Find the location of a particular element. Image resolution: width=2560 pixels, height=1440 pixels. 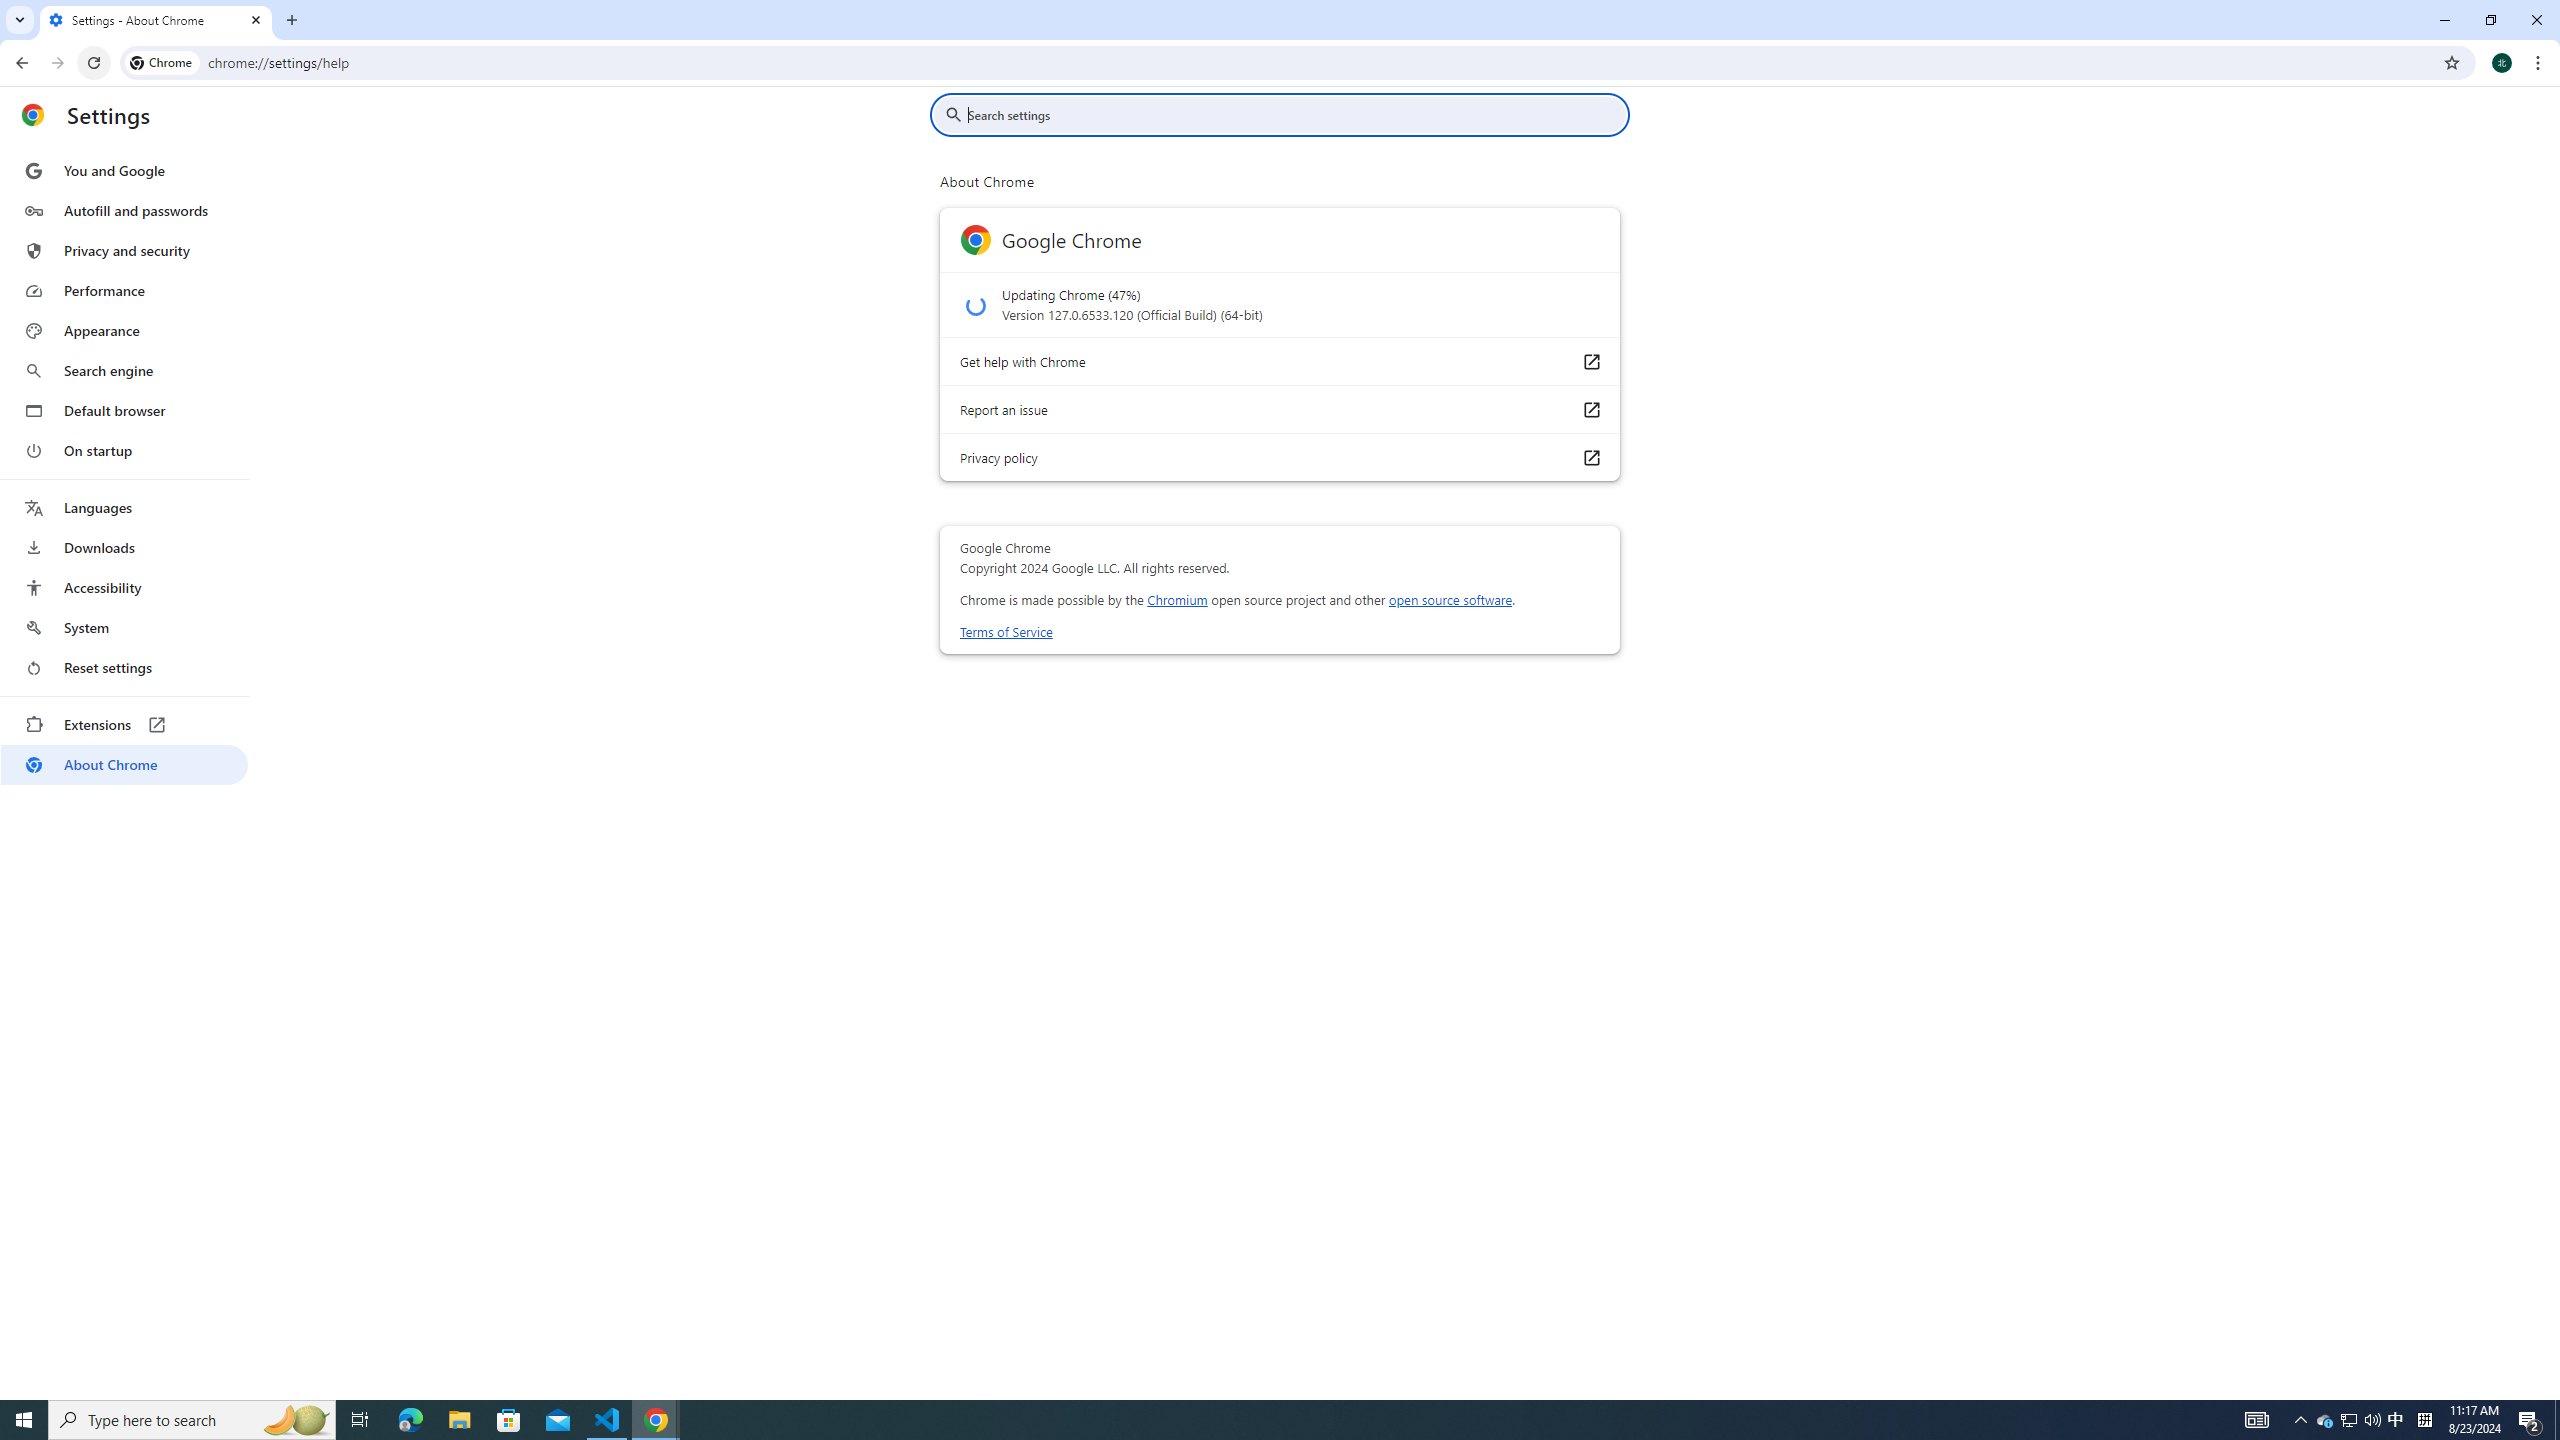

'You and Google' is located at coordinates (123, 171).